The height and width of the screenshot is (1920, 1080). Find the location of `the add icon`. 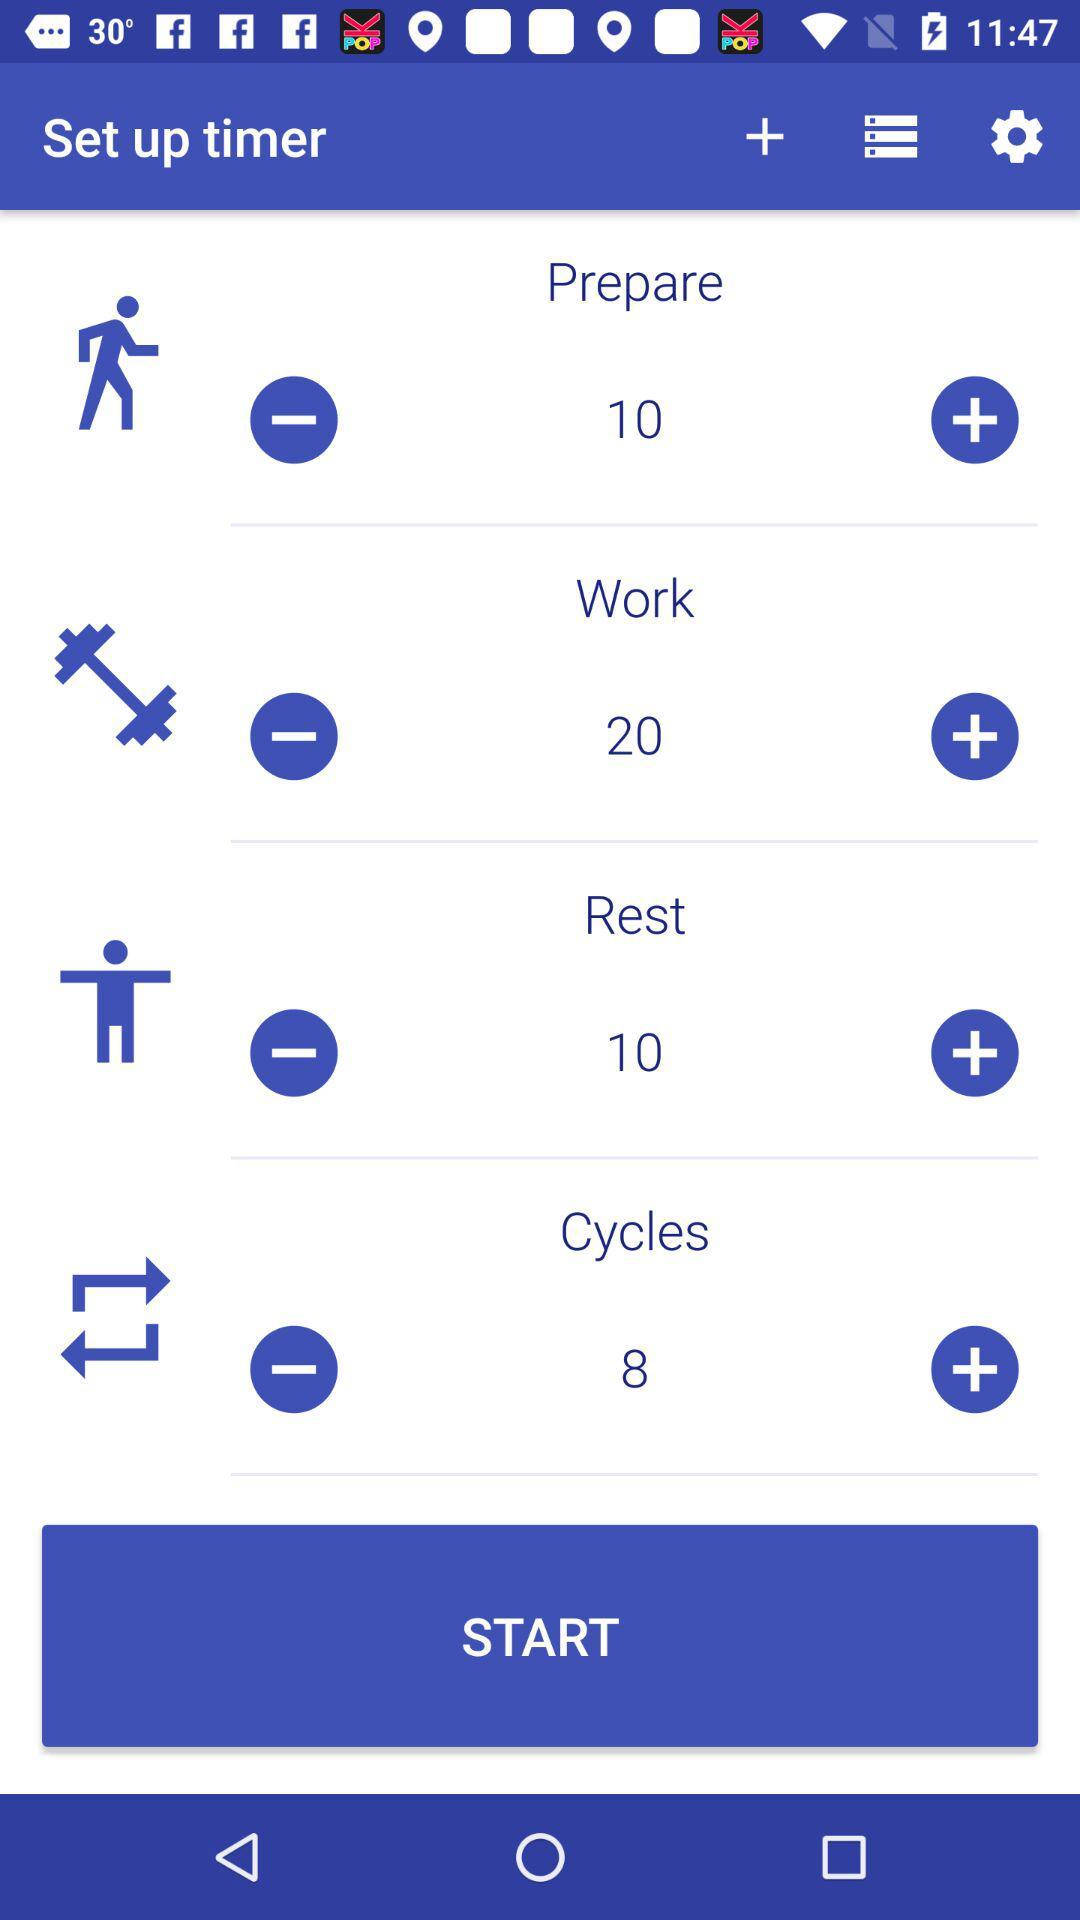

the add icon is located at coordinates (974, 735).